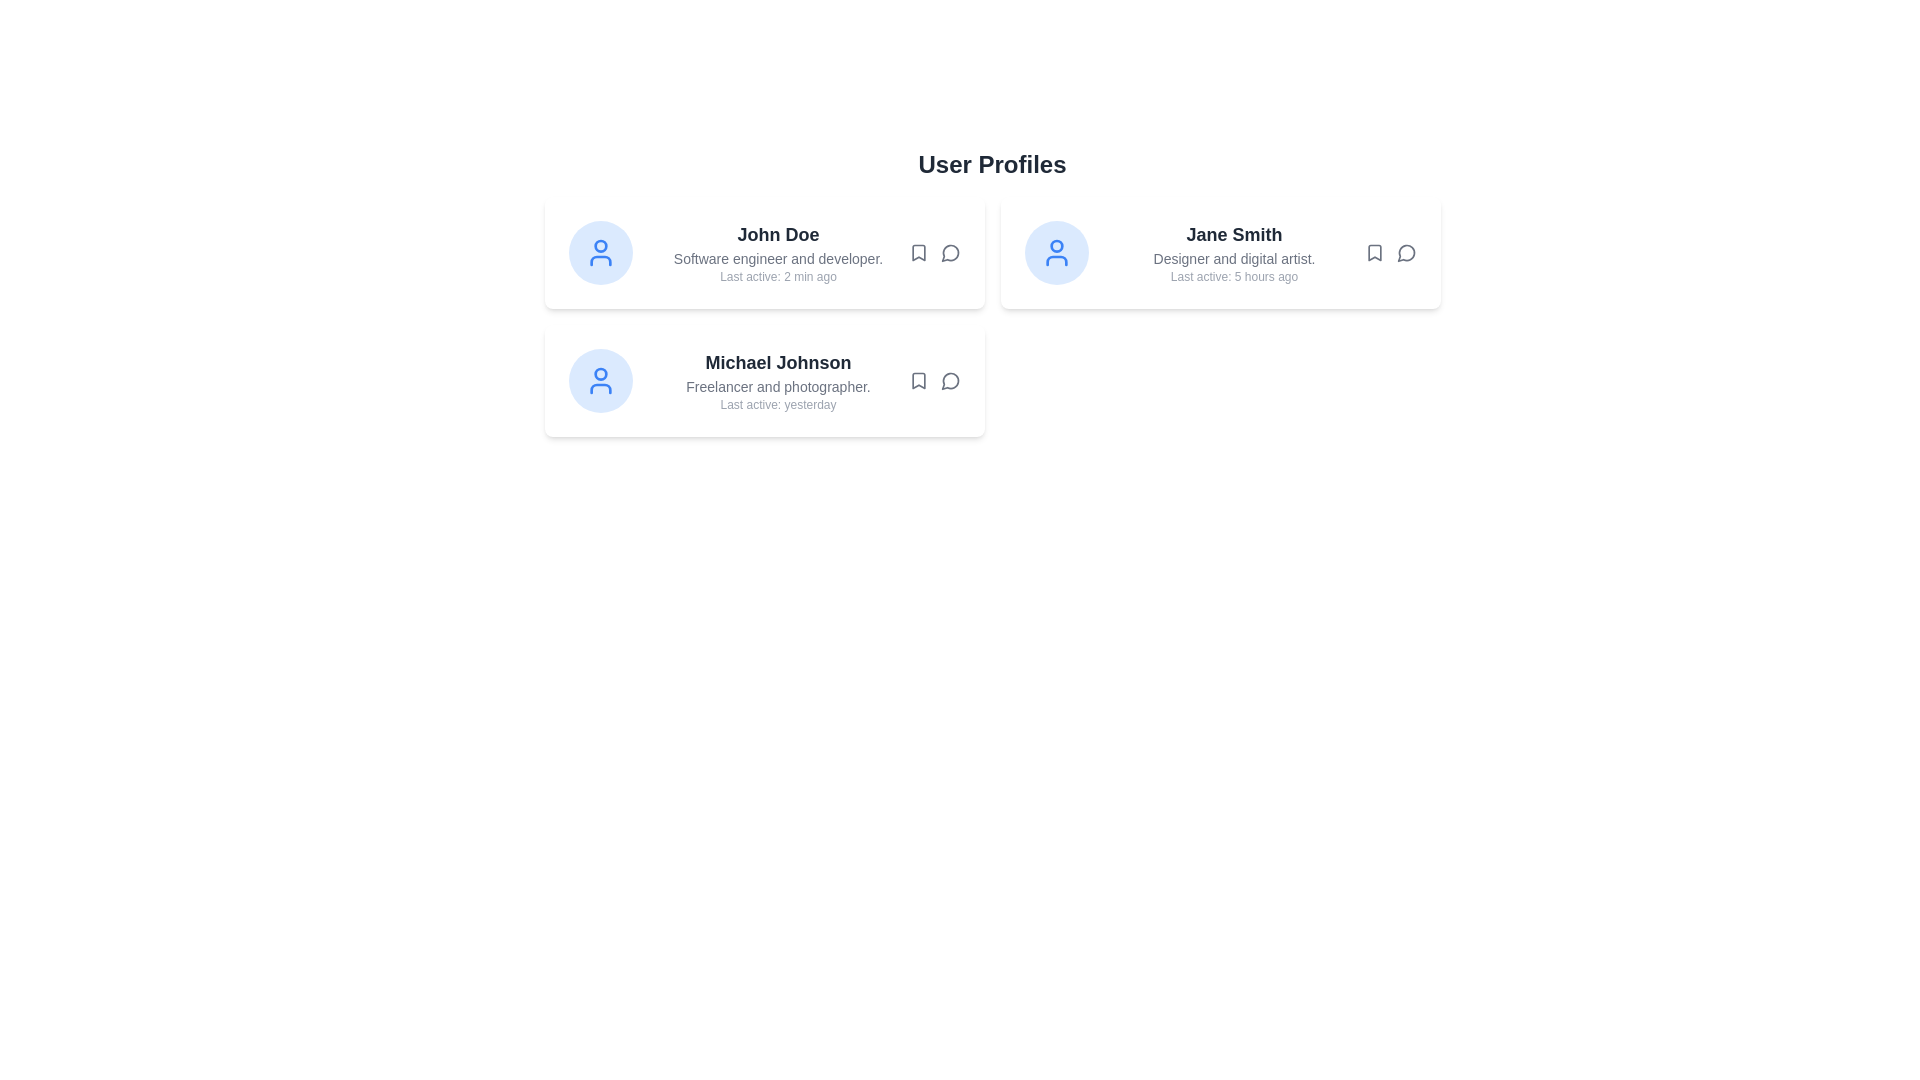 This screenshot has height=1080, width=1920. What do you see at coordinates (777, 362) in the screenshot?
I see `the name label for the user profile 'Michael Johnson'` at bounding box center [777, 362].